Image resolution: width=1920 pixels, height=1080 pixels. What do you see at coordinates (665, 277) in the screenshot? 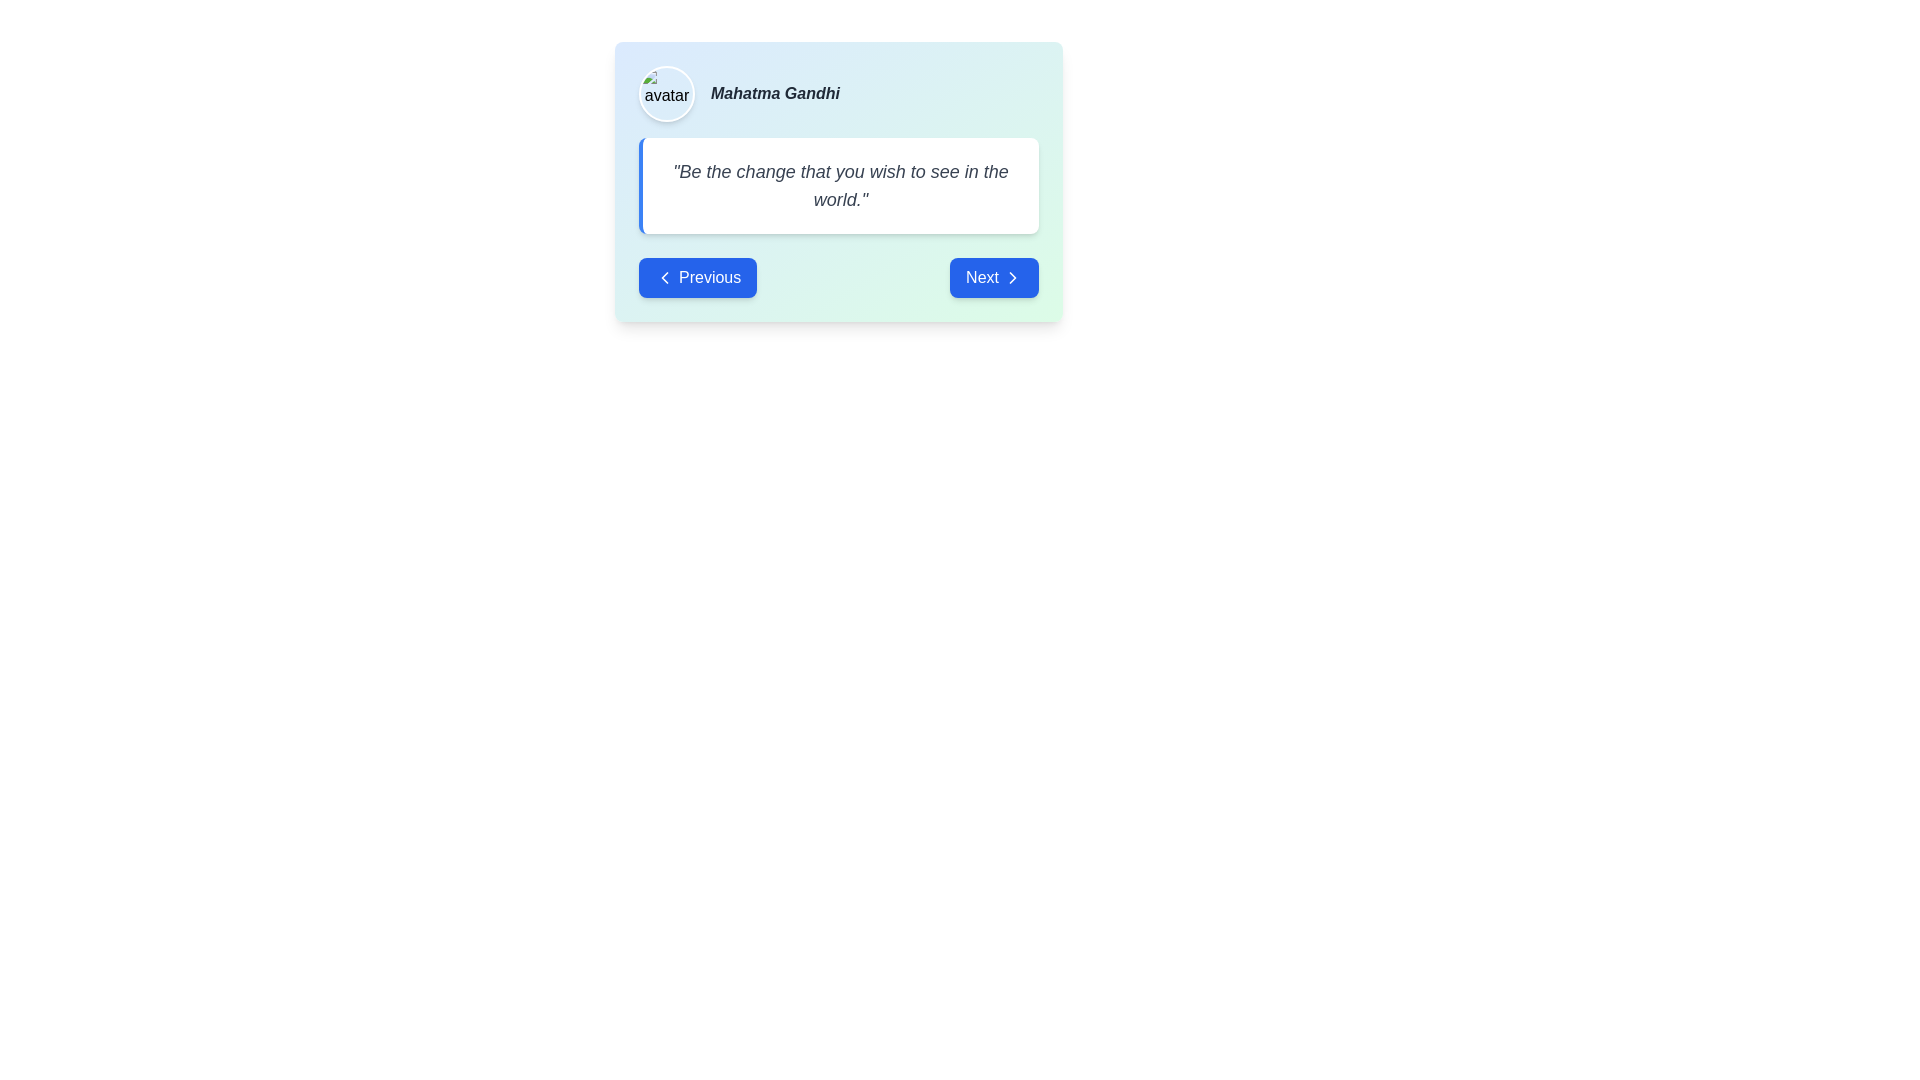
I see `the left-facing chevron icon that is part of the navigation control, located next to the 'Previous' button` at bounding box center [665, 277].